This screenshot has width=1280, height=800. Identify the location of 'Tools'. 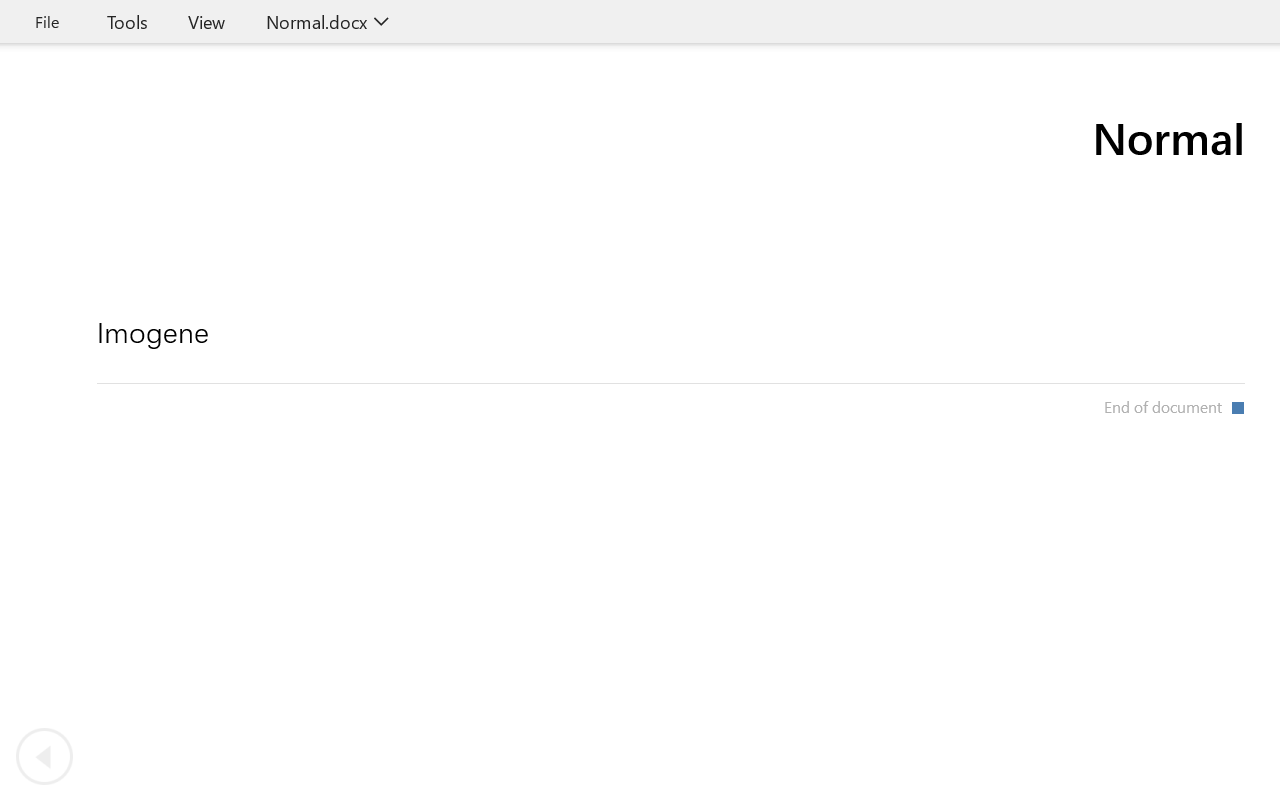
(126, 21).